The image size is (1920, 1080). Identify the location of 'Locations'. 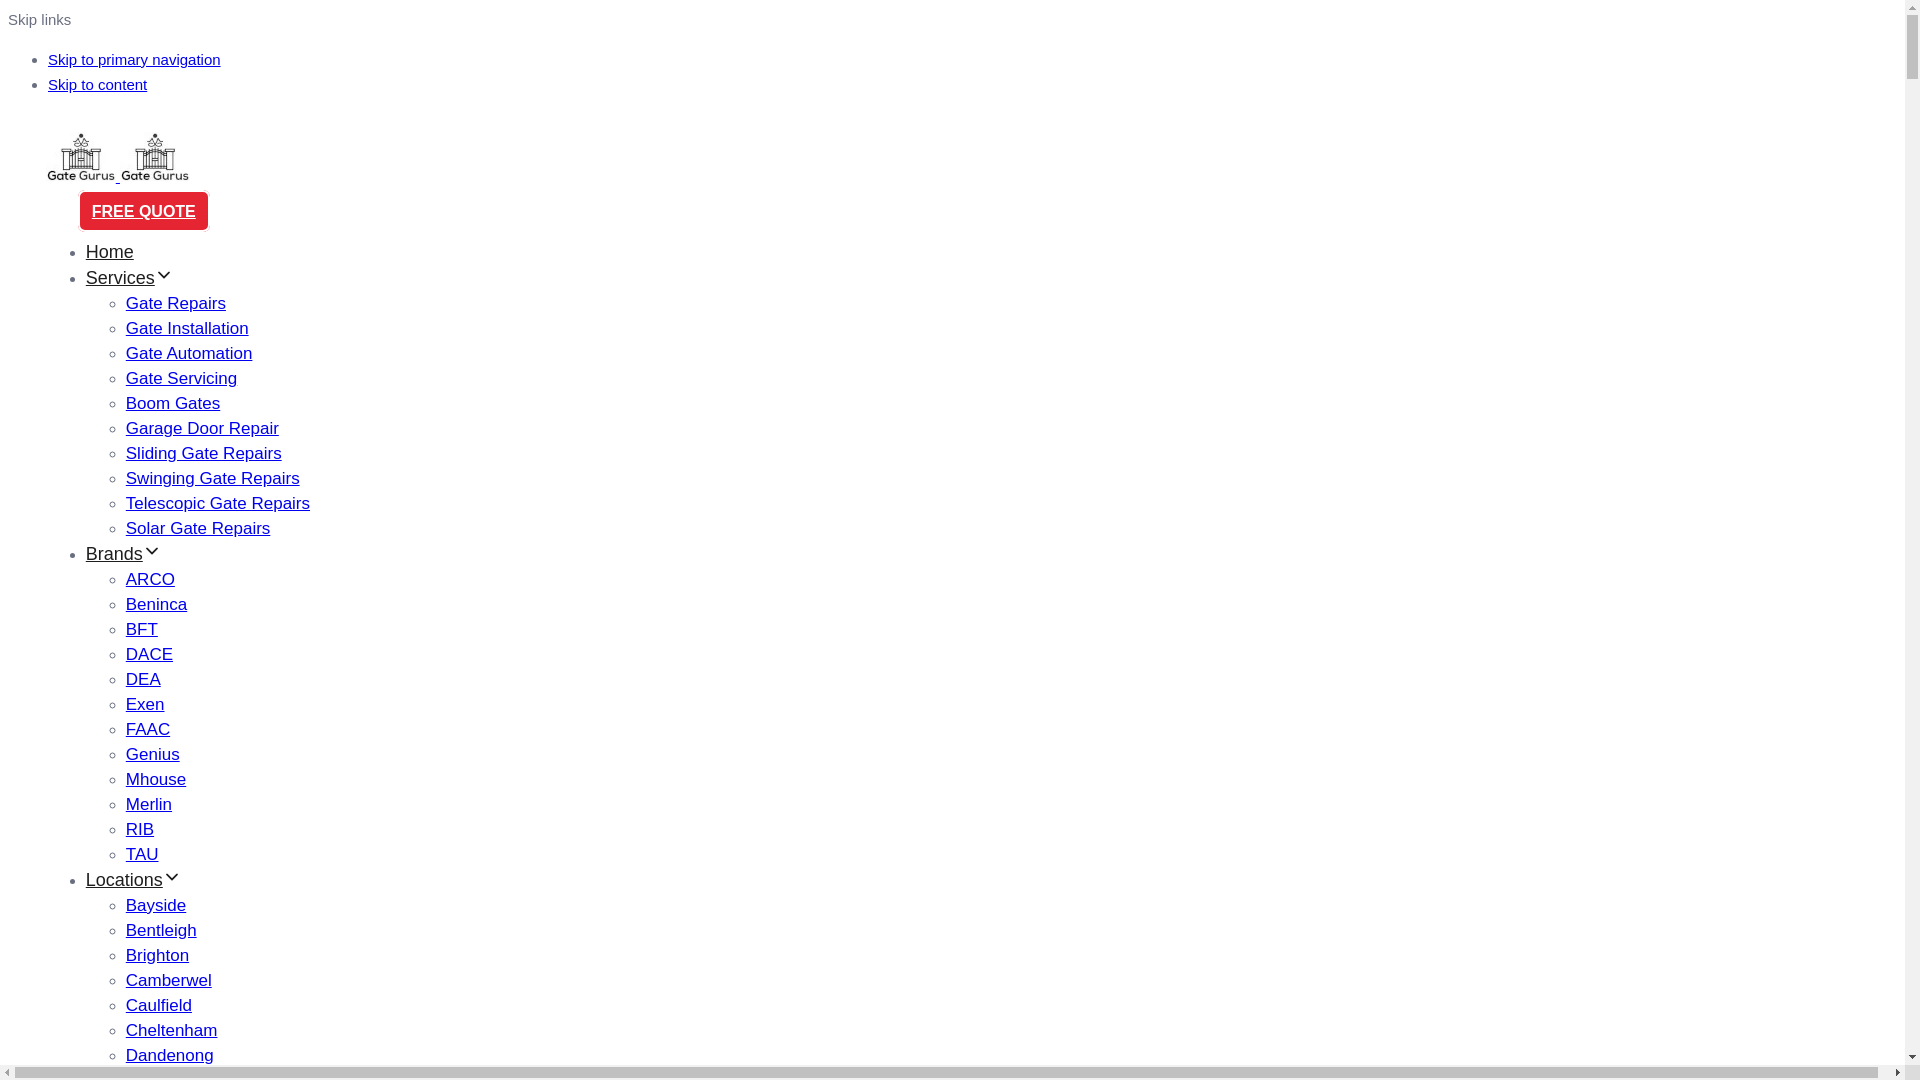
(132, 878).